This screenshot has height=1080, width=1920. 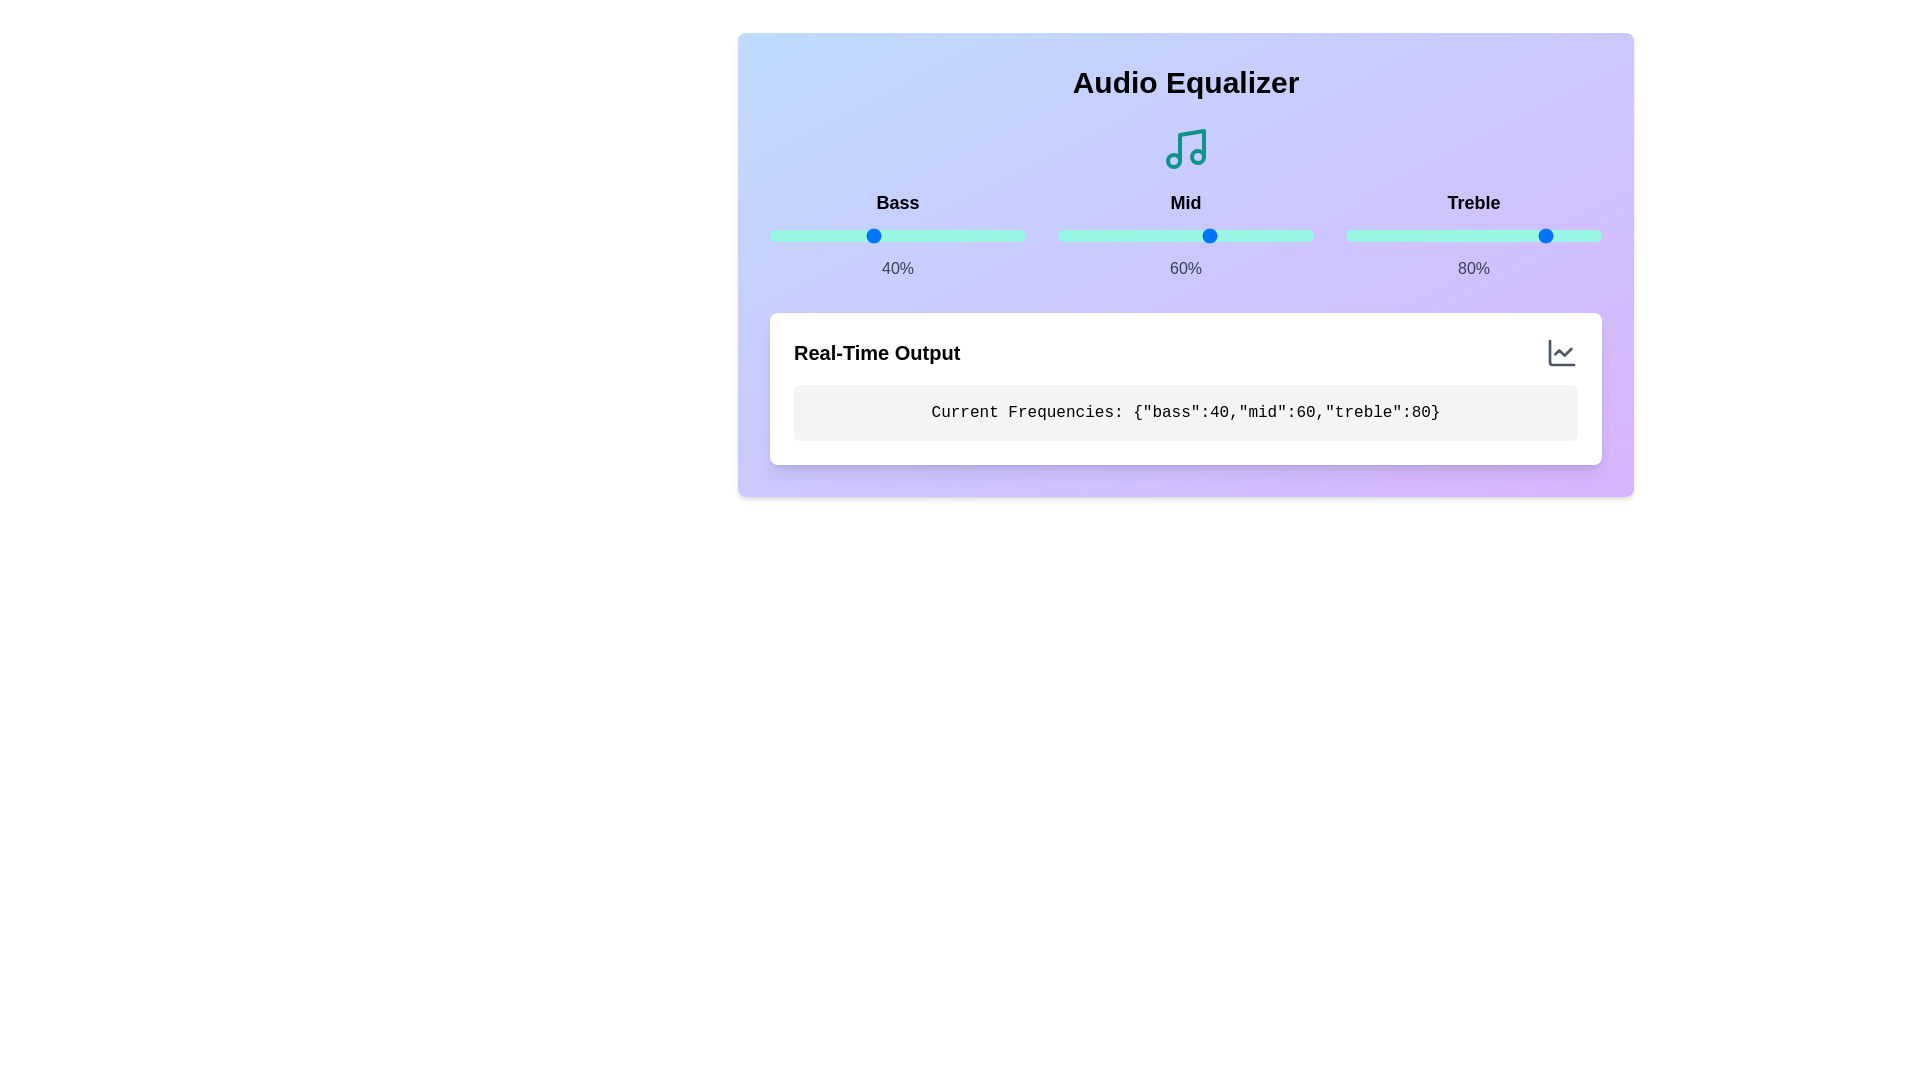 I want to click on the 'Treble' slider, so click(x=1552, y=234).